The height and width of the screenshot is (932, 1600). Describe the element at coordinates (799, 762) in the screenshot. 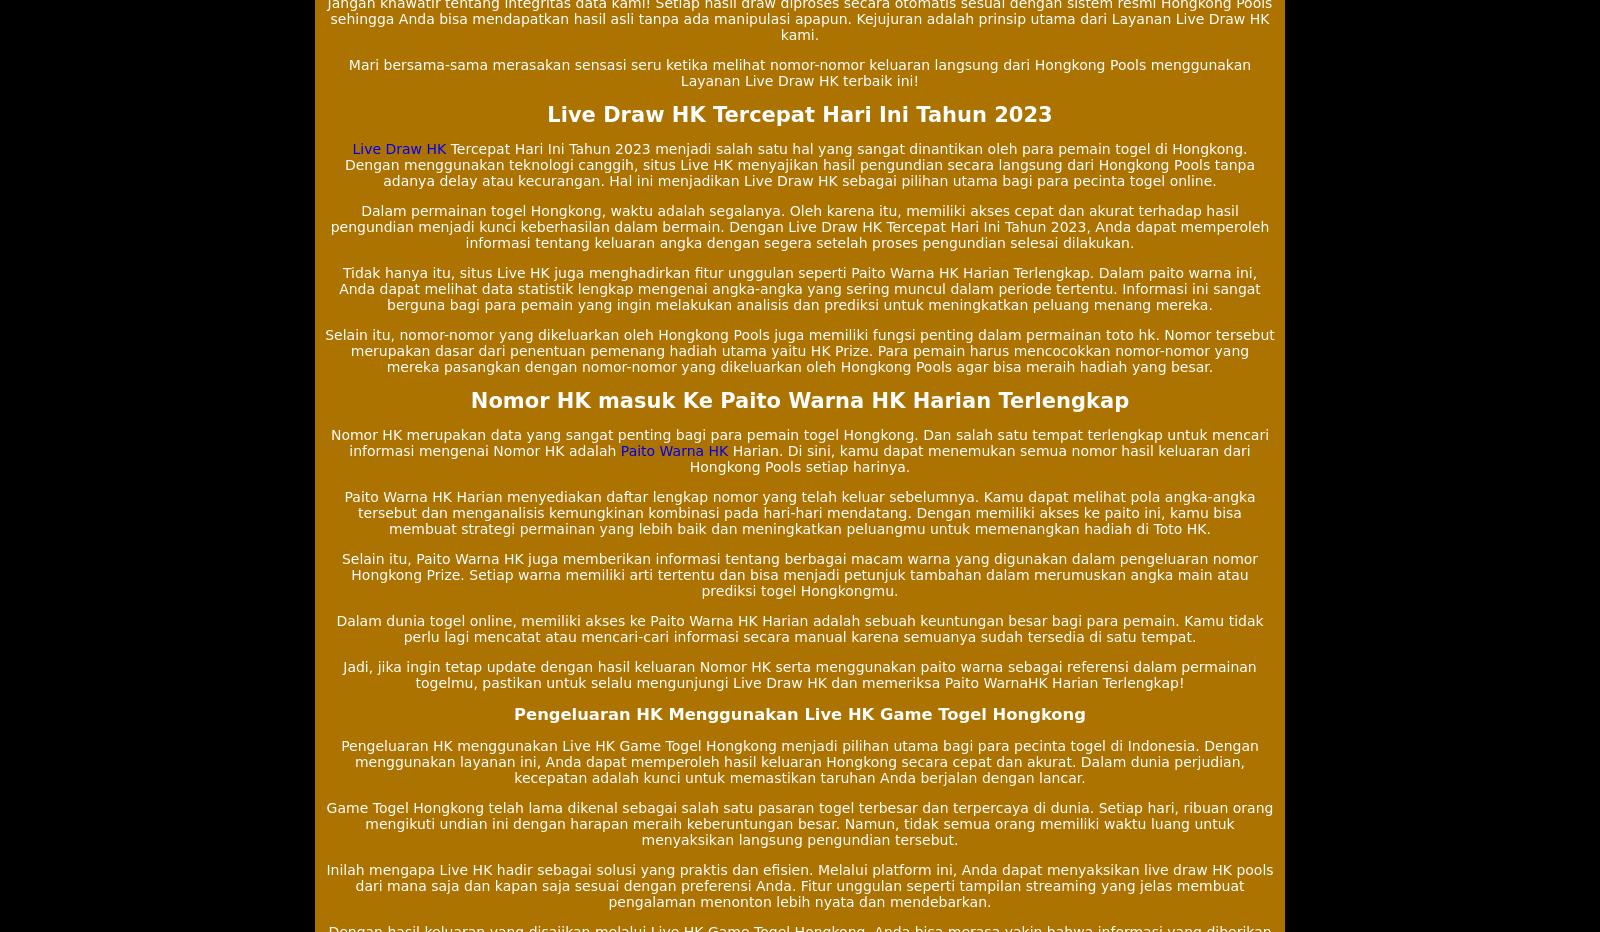

I see `'Pengeluaran HK menggunakan Live HK Game Togel Hongkong menjadi pilihan utama bagi para pecinta togel di Indonesia. Dengan menggunakan layanan ini, Anda dapat memperoleh hasil keluaran Hongkong secara cepat dan akurat. Dalam dunia perjudian, kecepatan adalah kunci untuk memastikan taruhan Anda berjalan dengan lancar.'` at that location.